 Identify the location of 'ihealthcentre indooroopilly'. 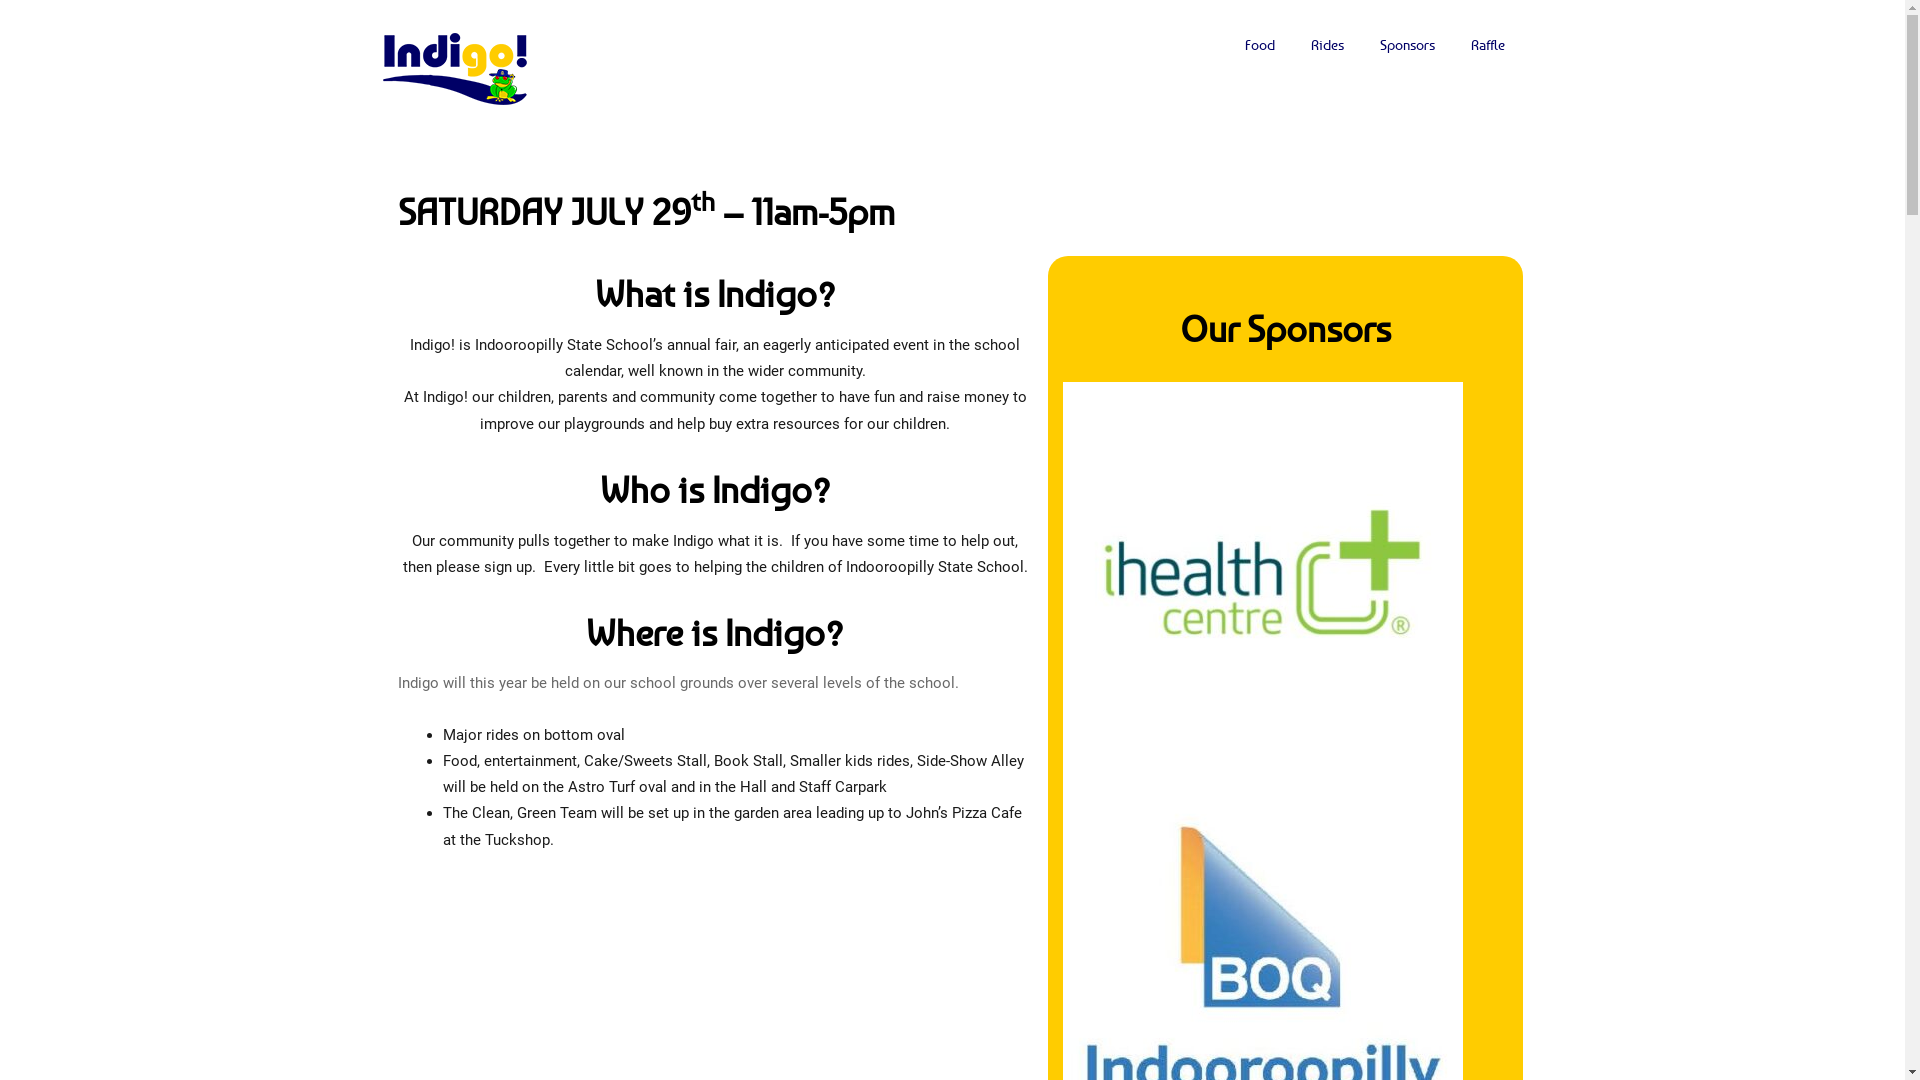
(1060, 582).